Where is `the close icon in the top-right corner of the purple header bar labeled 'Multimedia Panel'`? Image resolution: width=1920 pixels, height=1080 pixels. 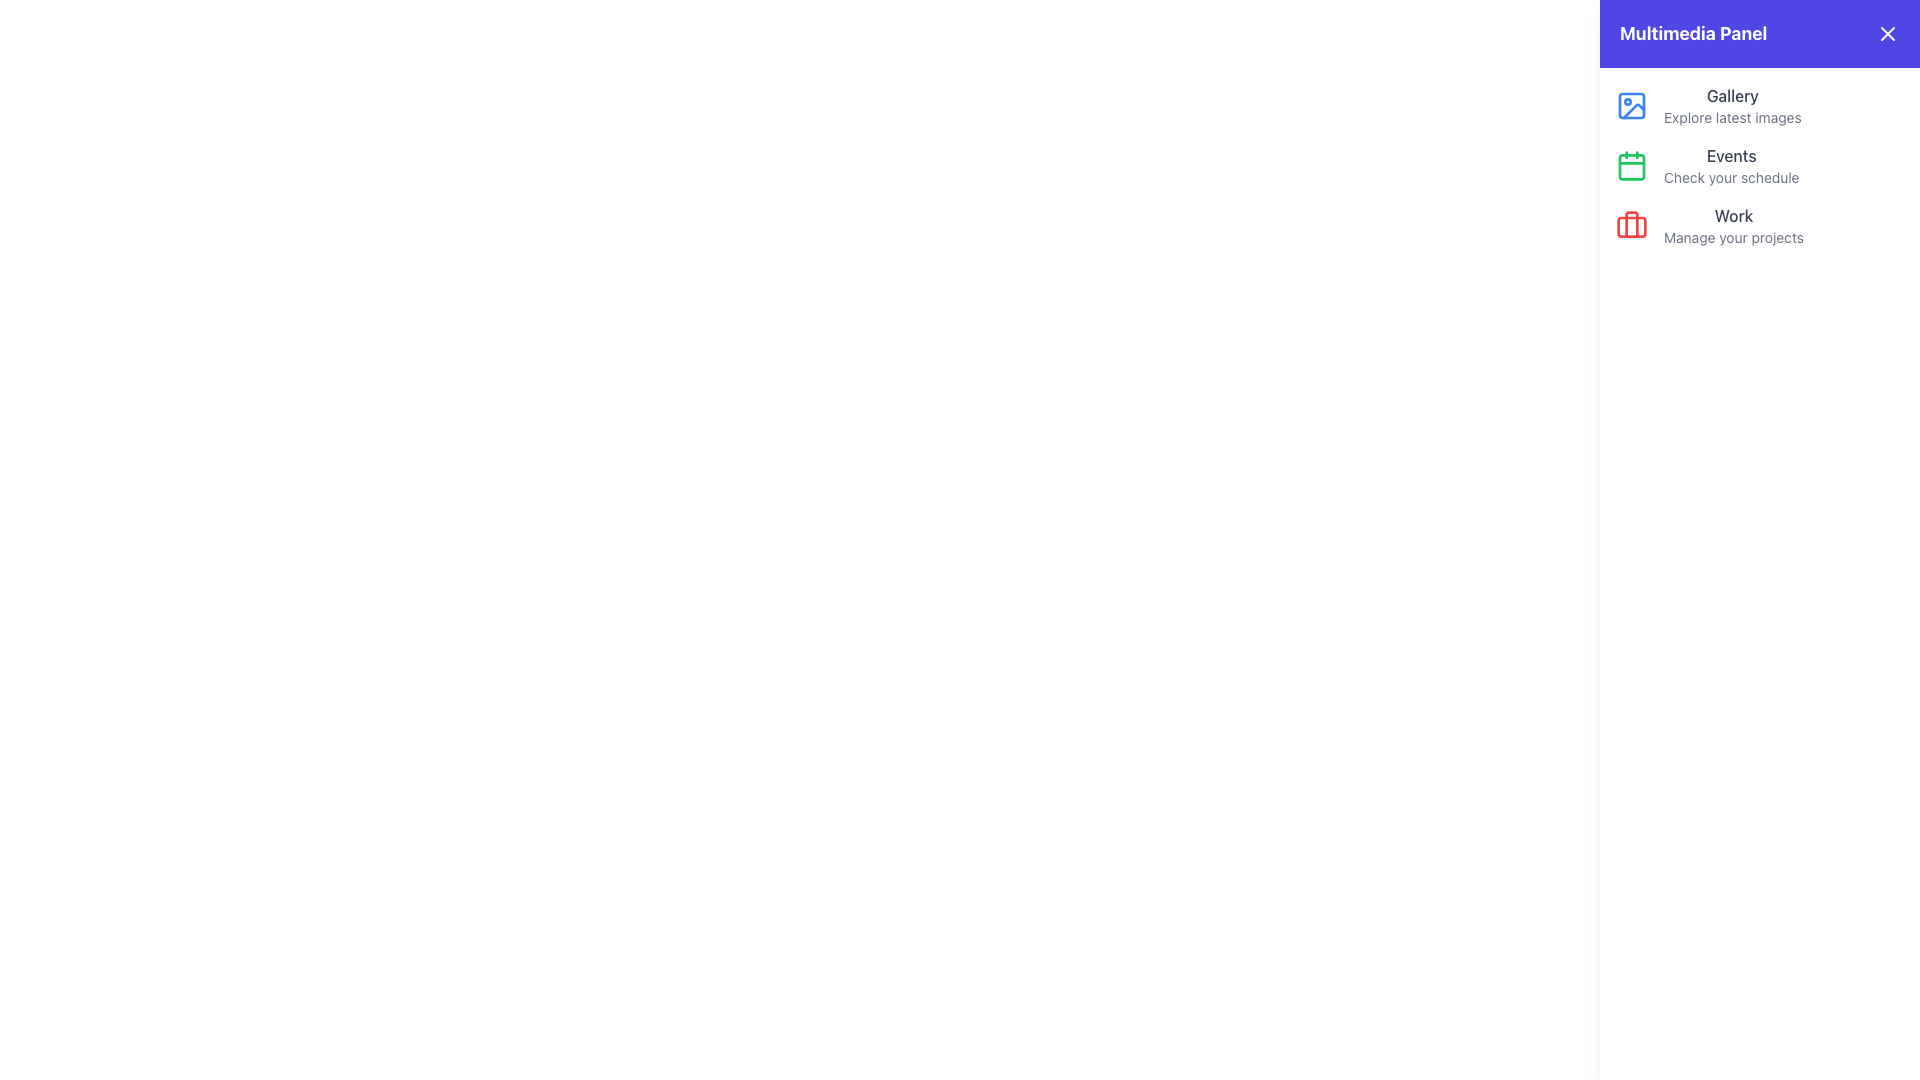
the close icon in the top-right corner of the purple header bar labeled 'Multimedia Panel' is located at coordinates (1886, 34).